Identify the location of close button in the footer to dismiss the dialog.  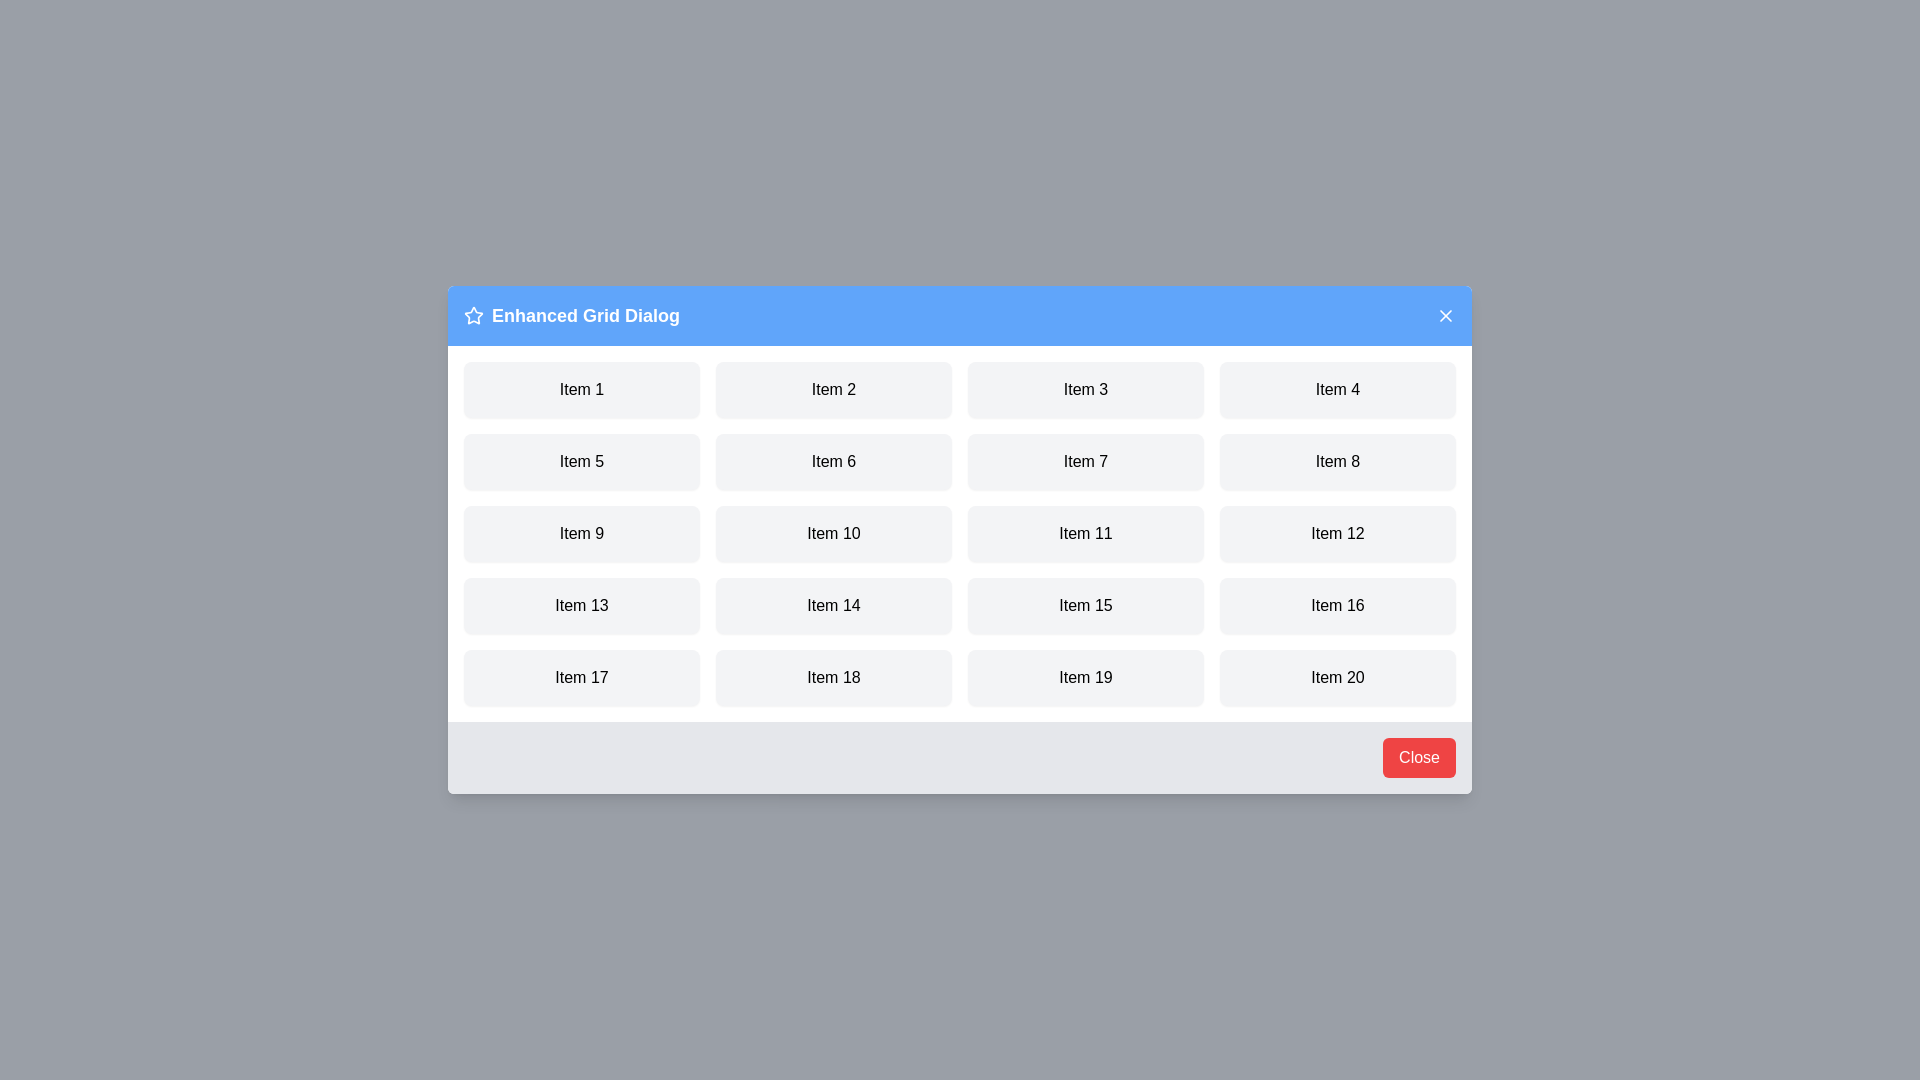
(1418, 758).